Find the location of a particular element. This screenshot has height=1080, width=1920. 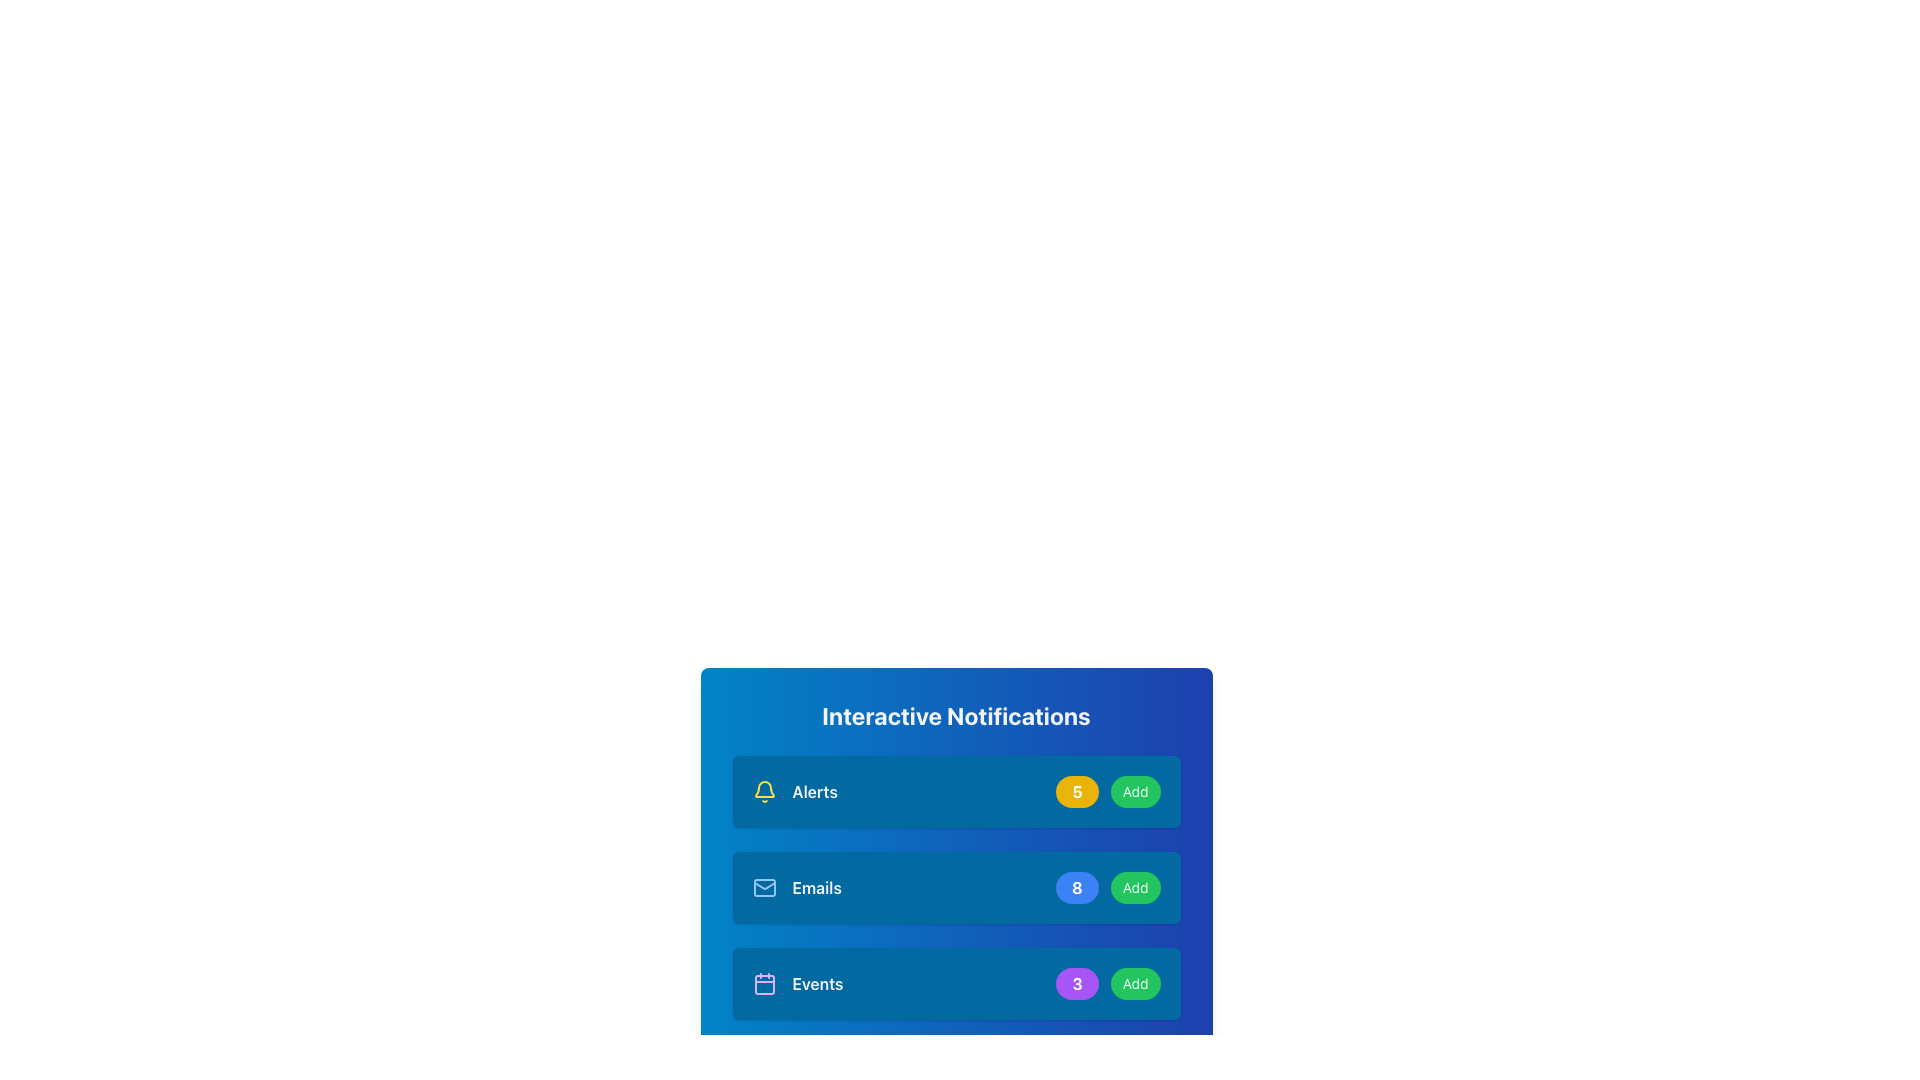

the button located in the first row of the list under the 'Interactive Notifications' panel, positioned to the right of a yellow circular badge with the text '5' is located at coordinates (1134, 790).